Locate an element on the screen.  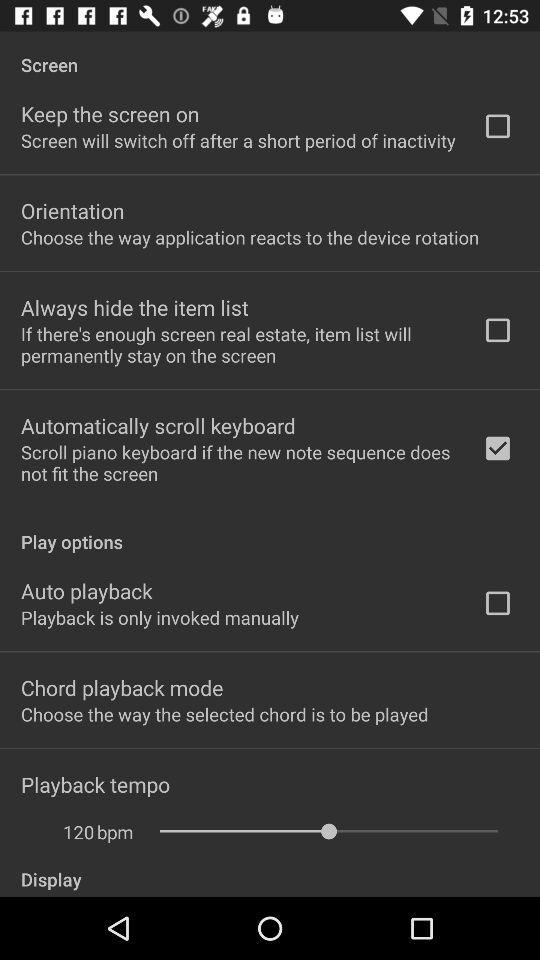
the 120 is located at coordinates (67, 832).